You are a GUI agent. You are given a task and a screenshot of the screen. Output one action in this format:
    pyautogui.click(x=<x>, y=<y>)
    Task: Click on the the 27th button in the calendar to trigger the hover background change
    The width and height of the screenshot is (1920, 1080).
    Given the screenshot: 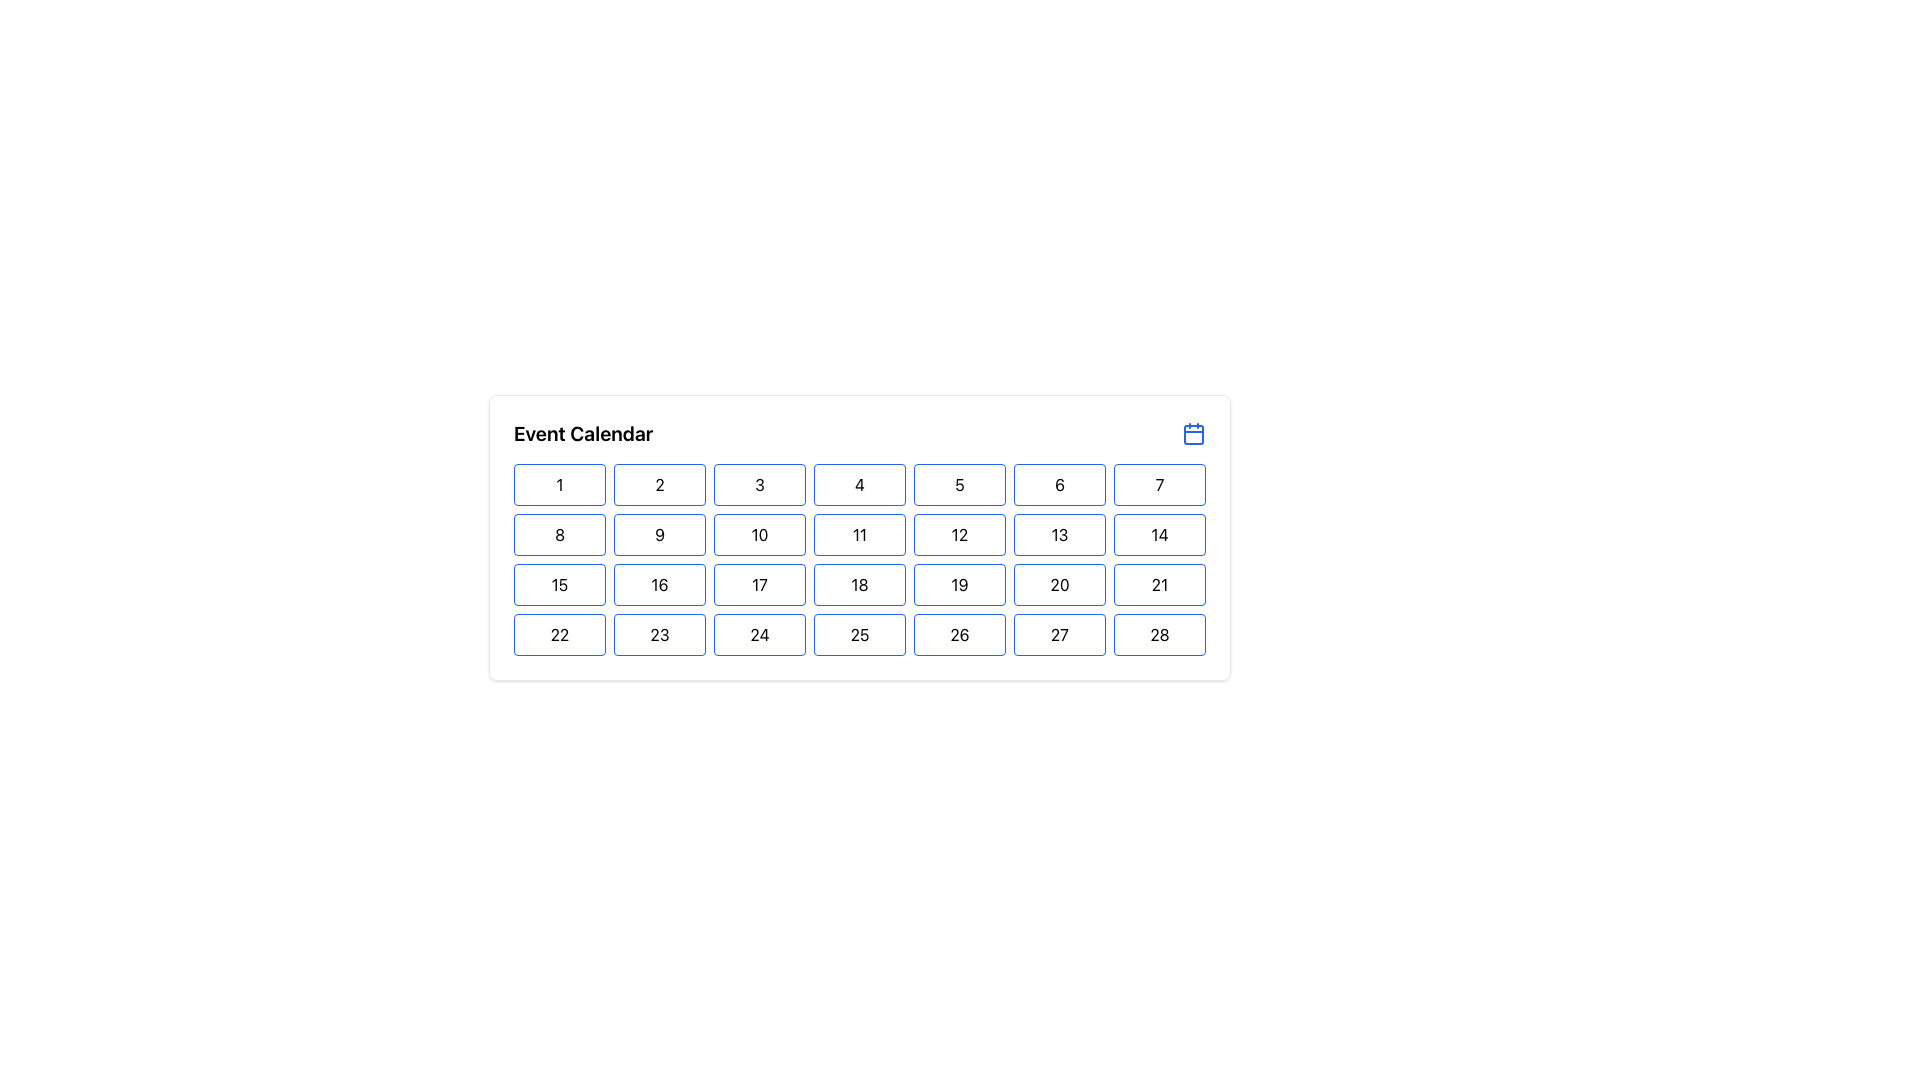 What is the action you would take?
    pyautogui.click(x=1059, y=635)
    